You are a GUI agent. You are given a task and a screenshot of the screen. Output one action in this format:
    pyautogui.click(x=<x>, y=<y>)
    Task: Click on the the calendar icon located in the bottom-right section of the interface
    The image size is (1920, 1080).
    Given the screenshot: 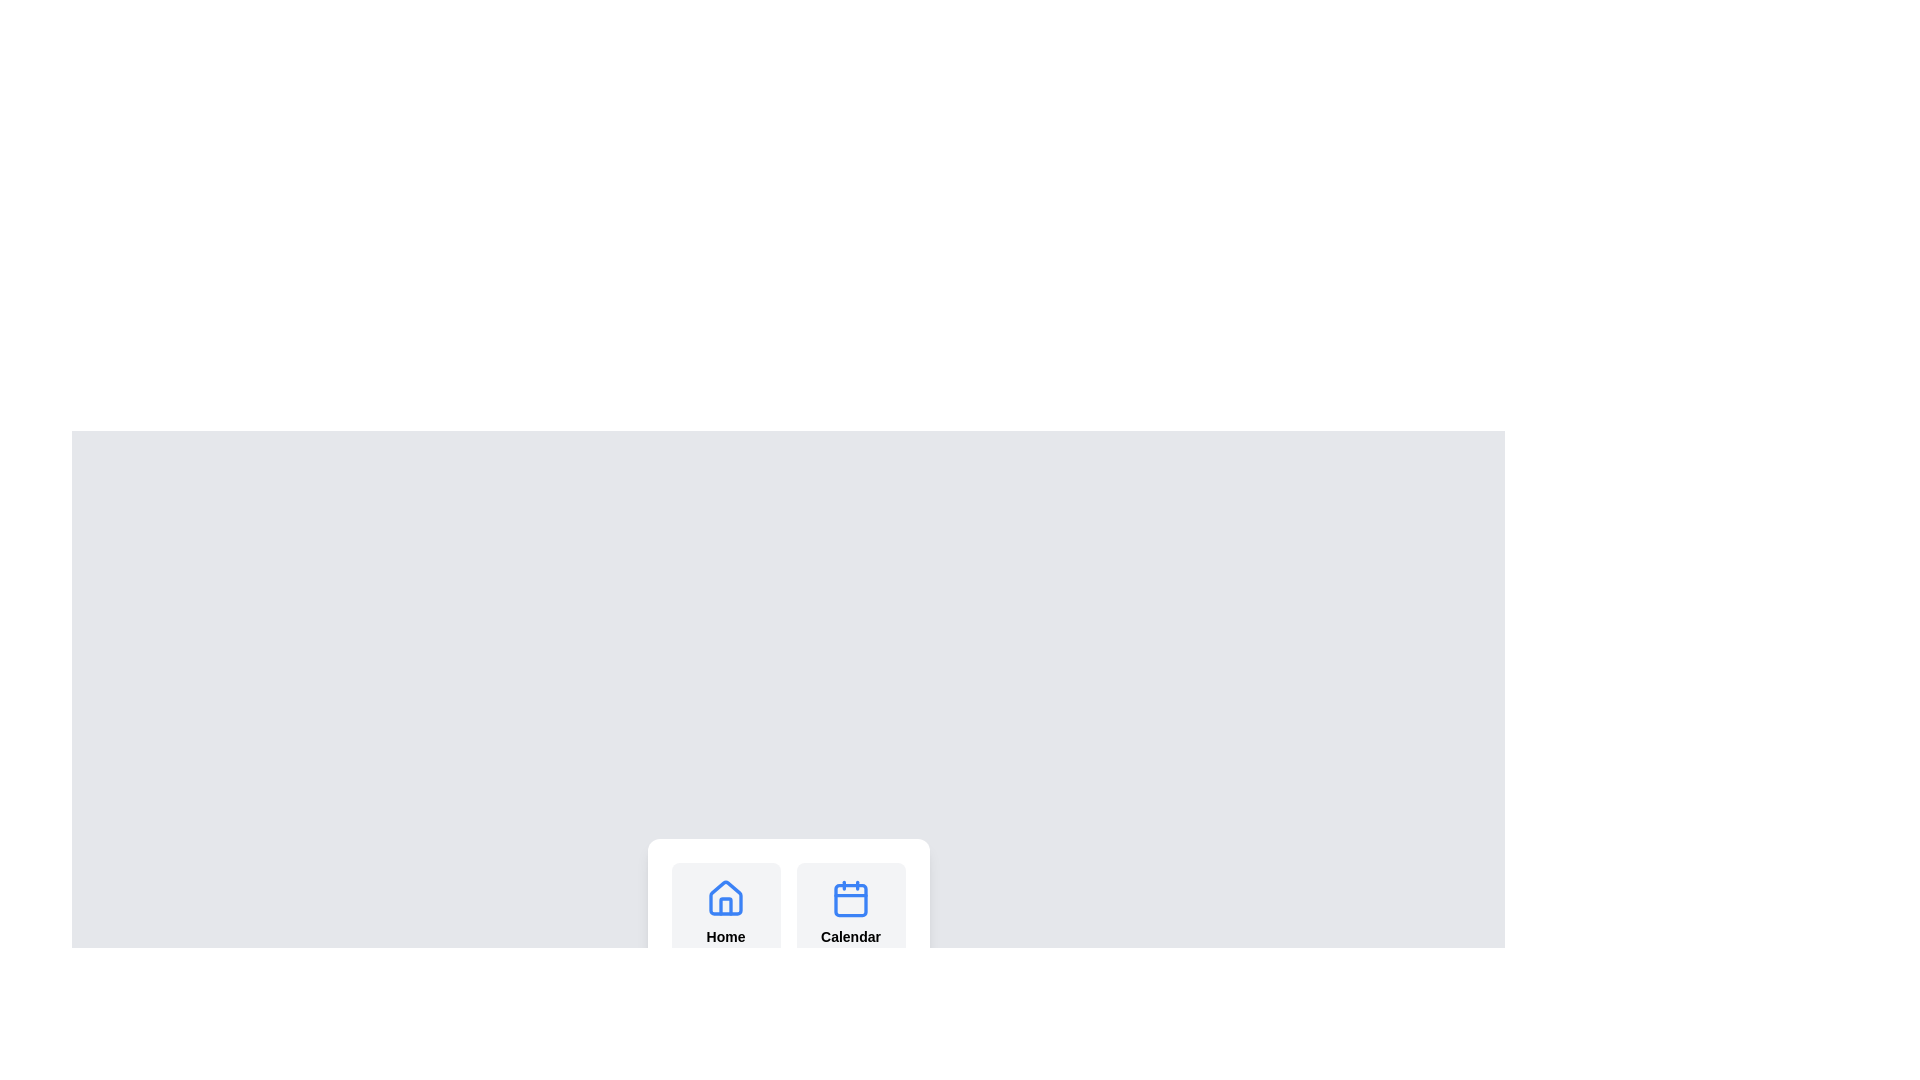 What is the action you would take?
    pyautogui.click(x=850, y=897)
    